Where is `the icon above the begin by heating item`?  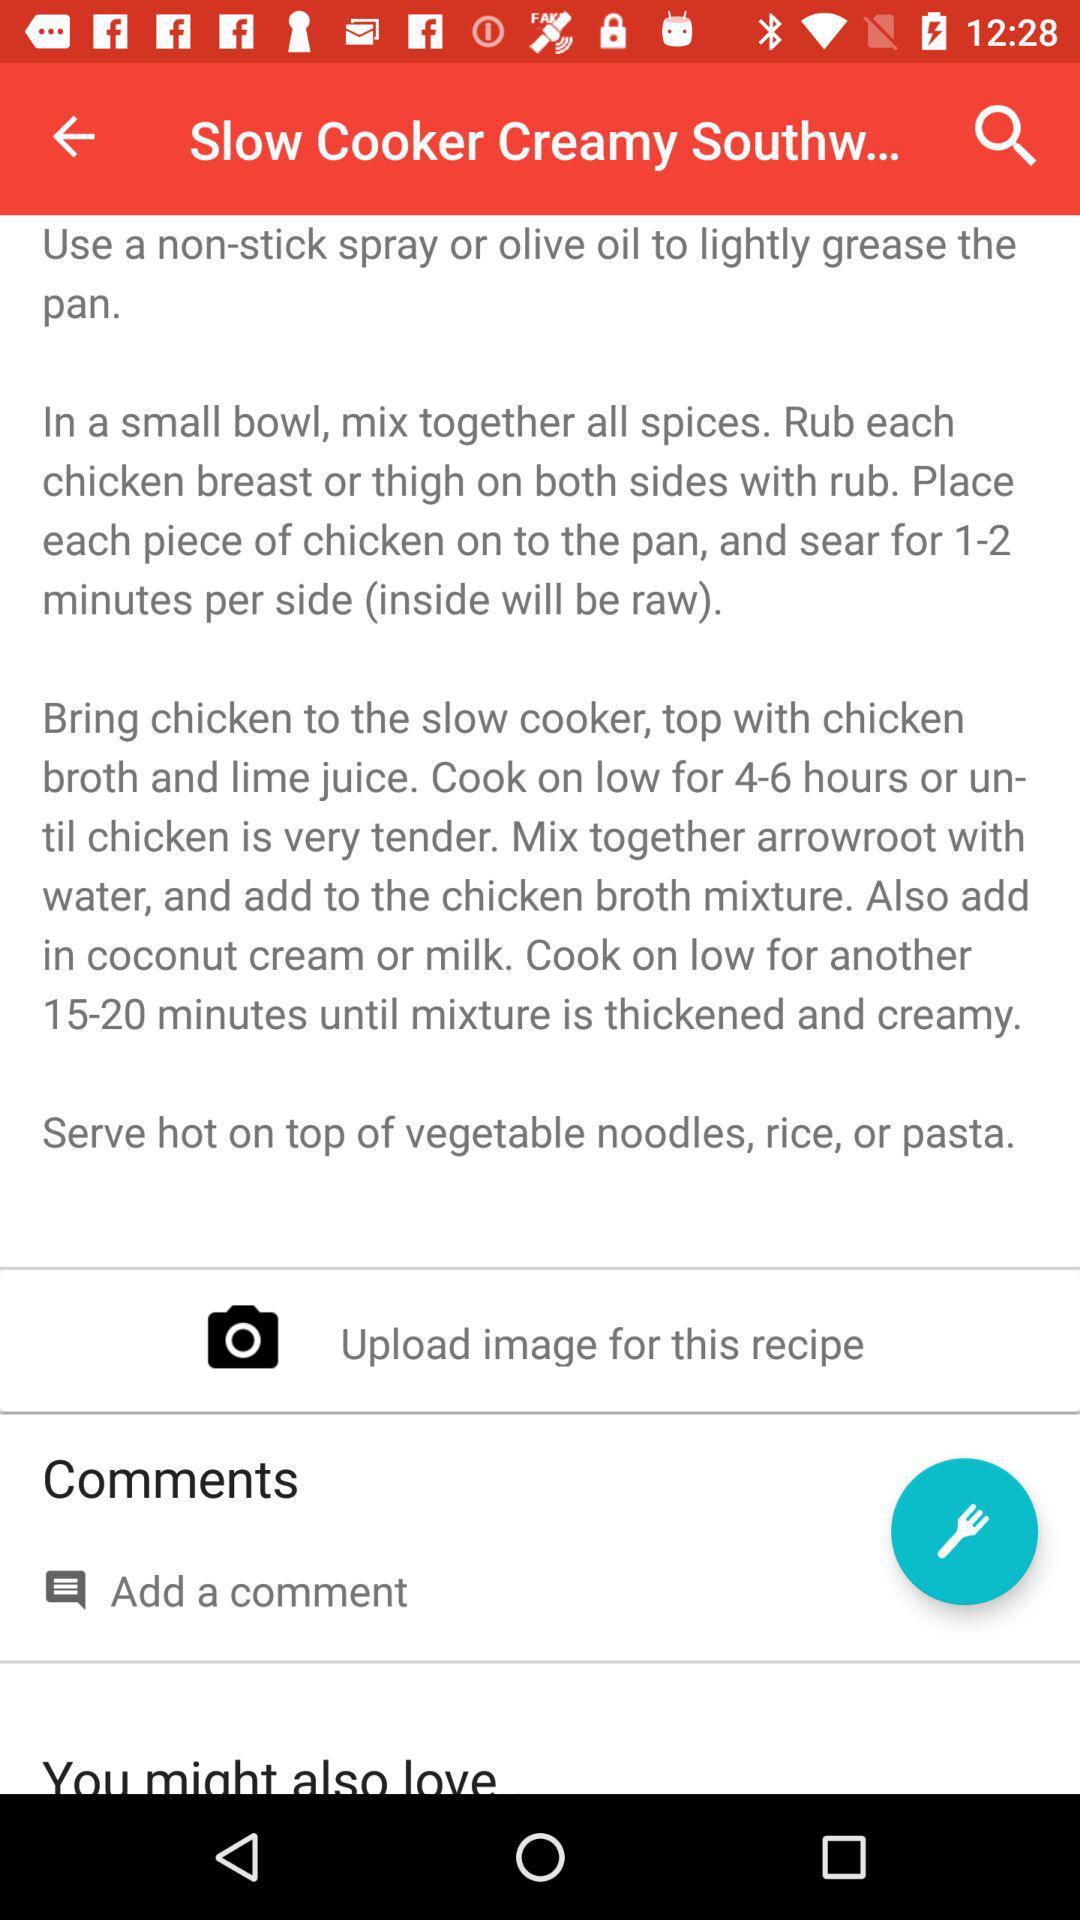
the icon above the begin by heating item is located at coordinates (72, 135).